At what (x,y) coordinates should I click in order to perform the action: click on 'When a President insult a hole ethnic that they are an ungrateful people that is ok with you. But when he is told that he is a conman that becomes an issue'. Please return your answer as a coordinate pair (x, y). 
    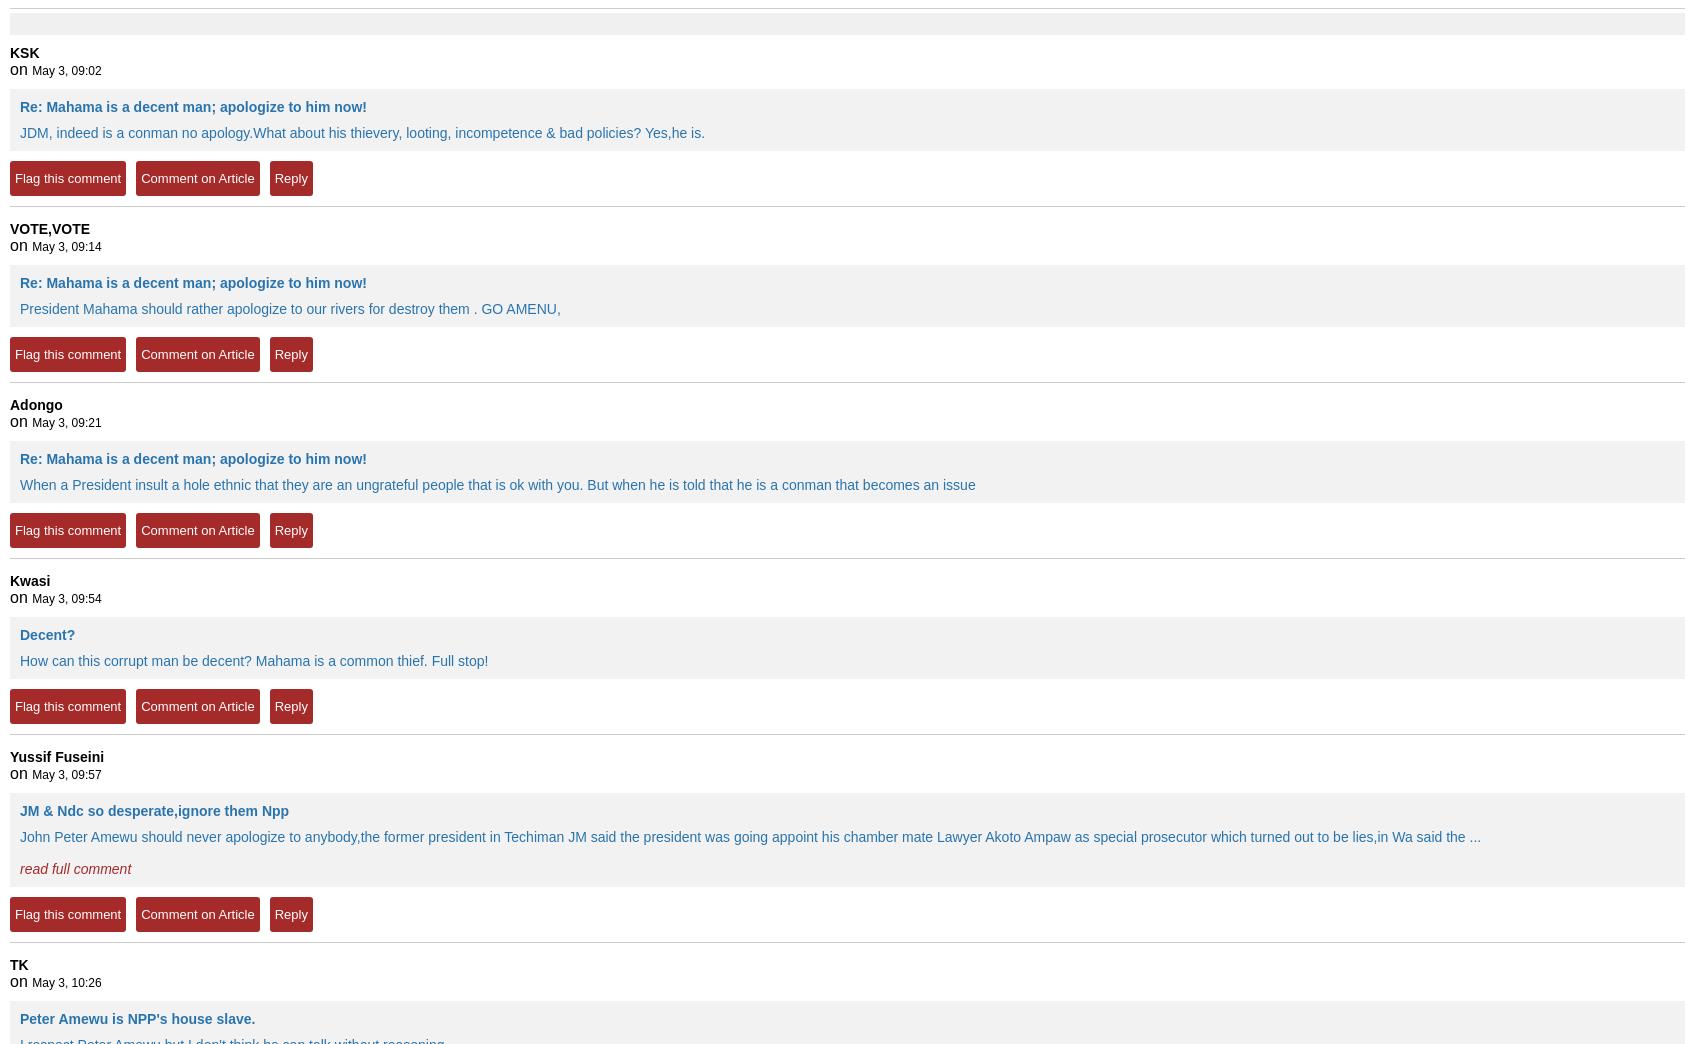
    Looking at the image, I should click on (496, 485).